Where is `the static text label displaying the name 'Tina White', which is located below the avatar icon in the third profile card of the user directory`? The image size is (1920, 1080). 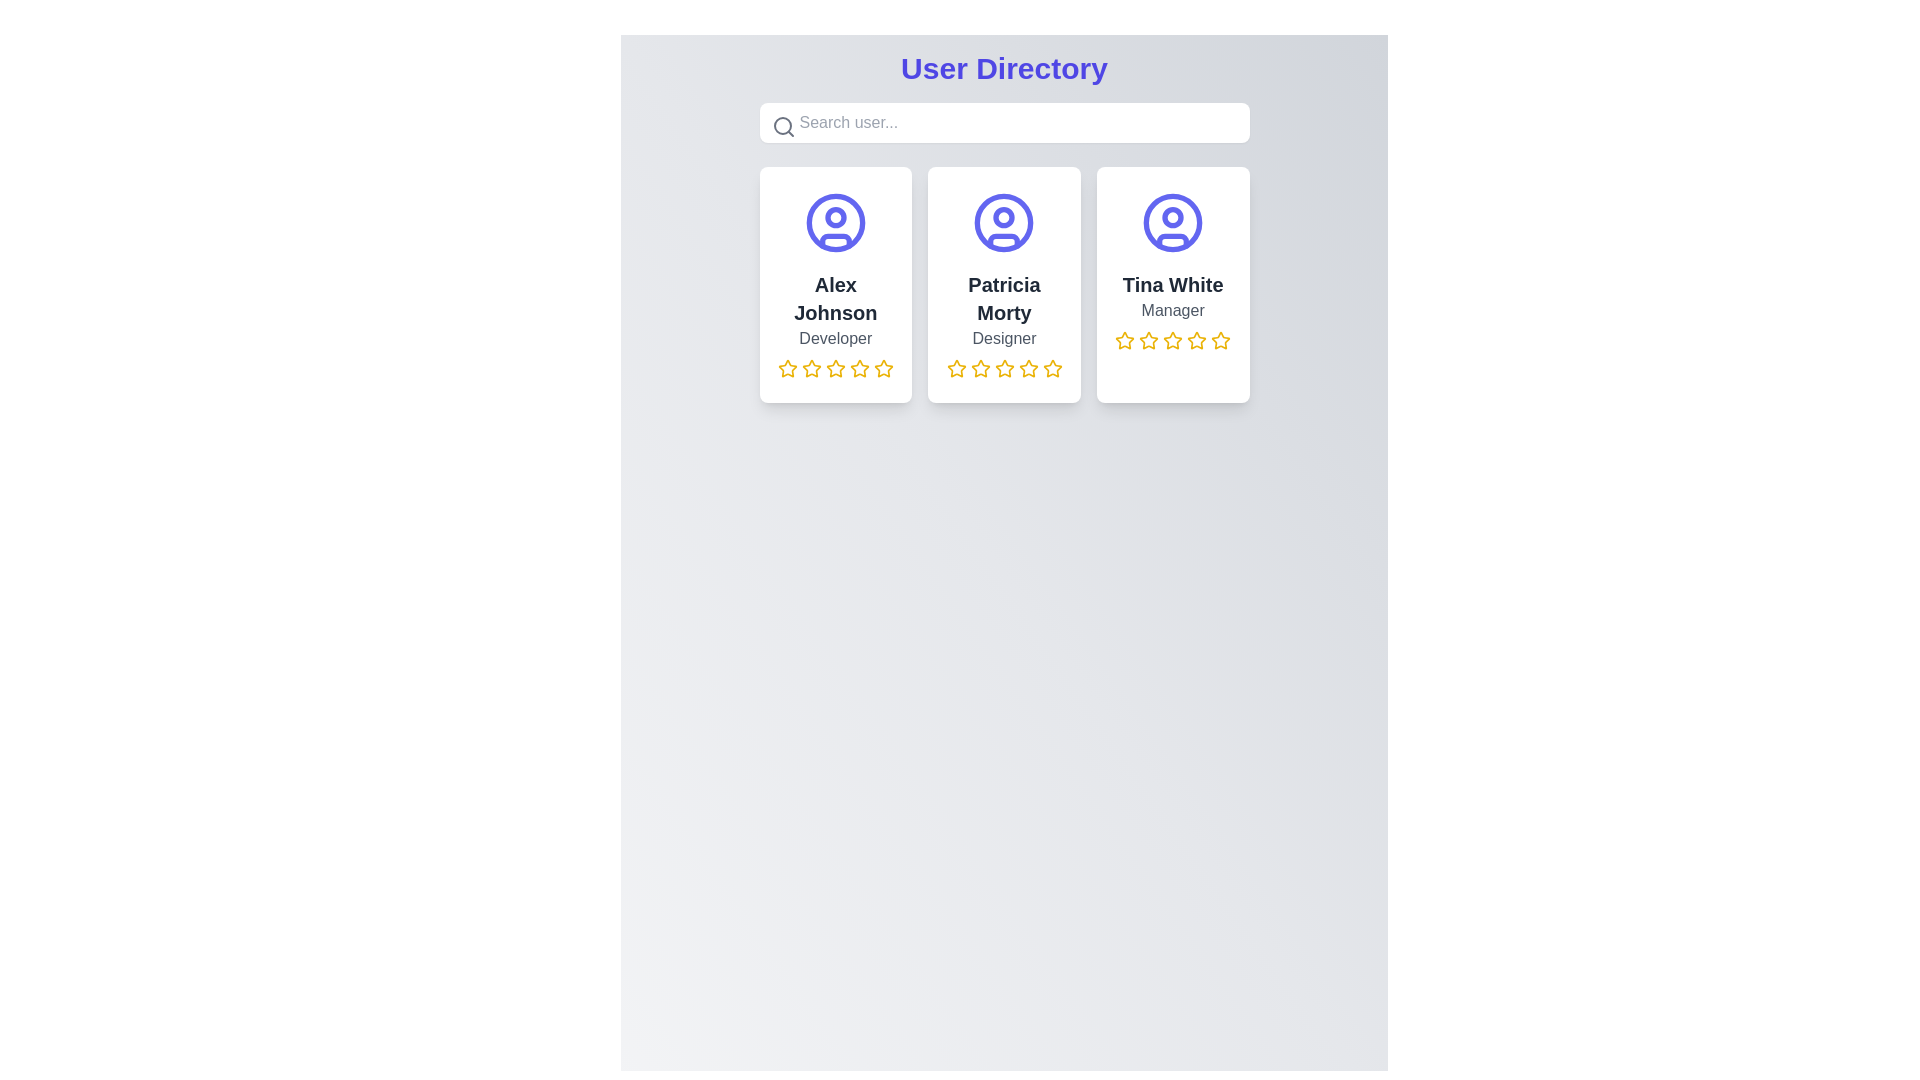 the static text label displaying the name 'Tina White', which is located below the avatar icon in the third profile card of the user directory is located at coordinates (1173, 285).